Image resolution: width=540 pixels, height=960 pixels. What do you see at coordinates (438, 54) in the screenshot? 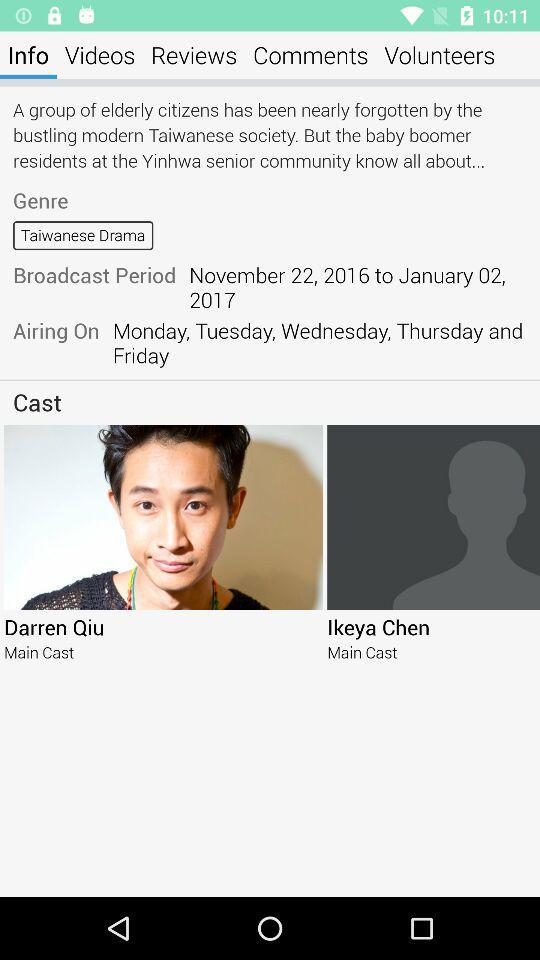
I see `icon at the top right corner` at bounding box center [438, 54].